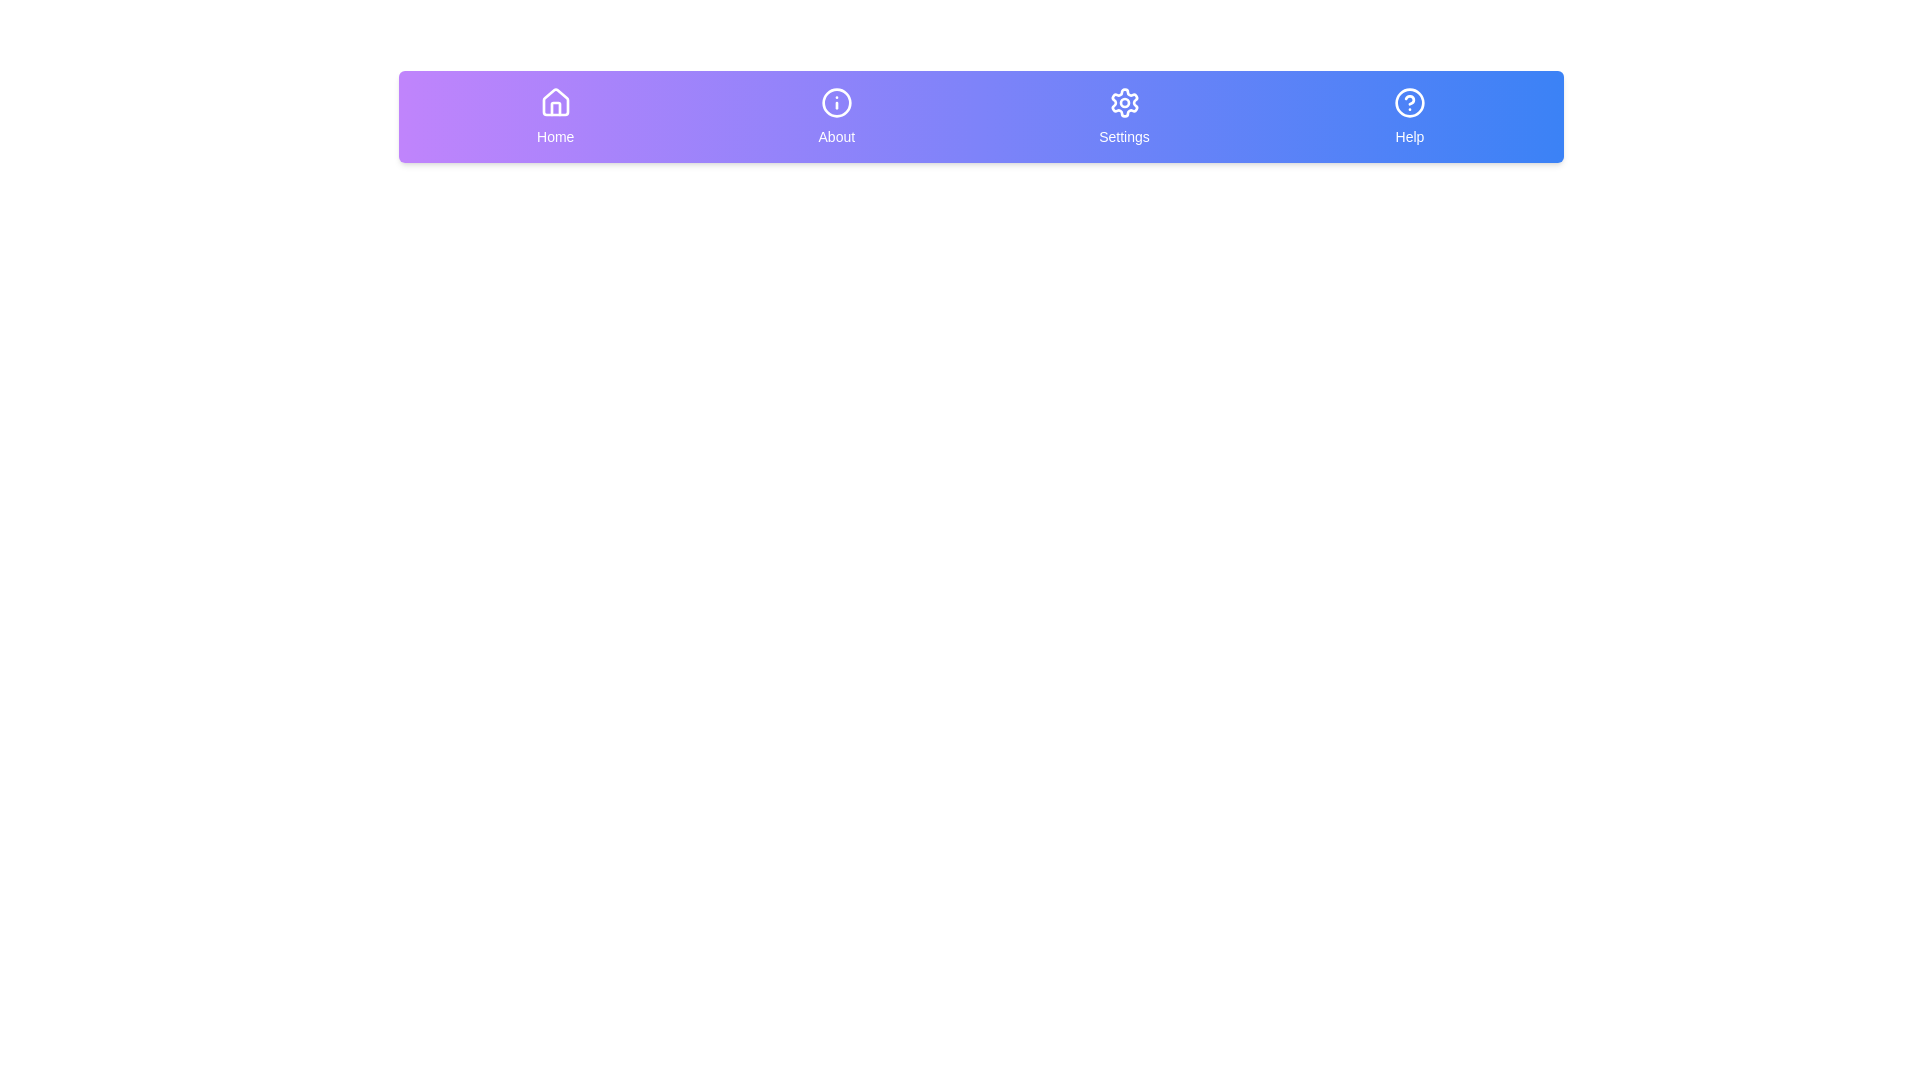  What do you see at coordinates (555, 116) in the screenshot?
I see `the 'Home' button in the navigation bar, which features a house icon and a white label on a light purple background` at bounding box center [555, 116].